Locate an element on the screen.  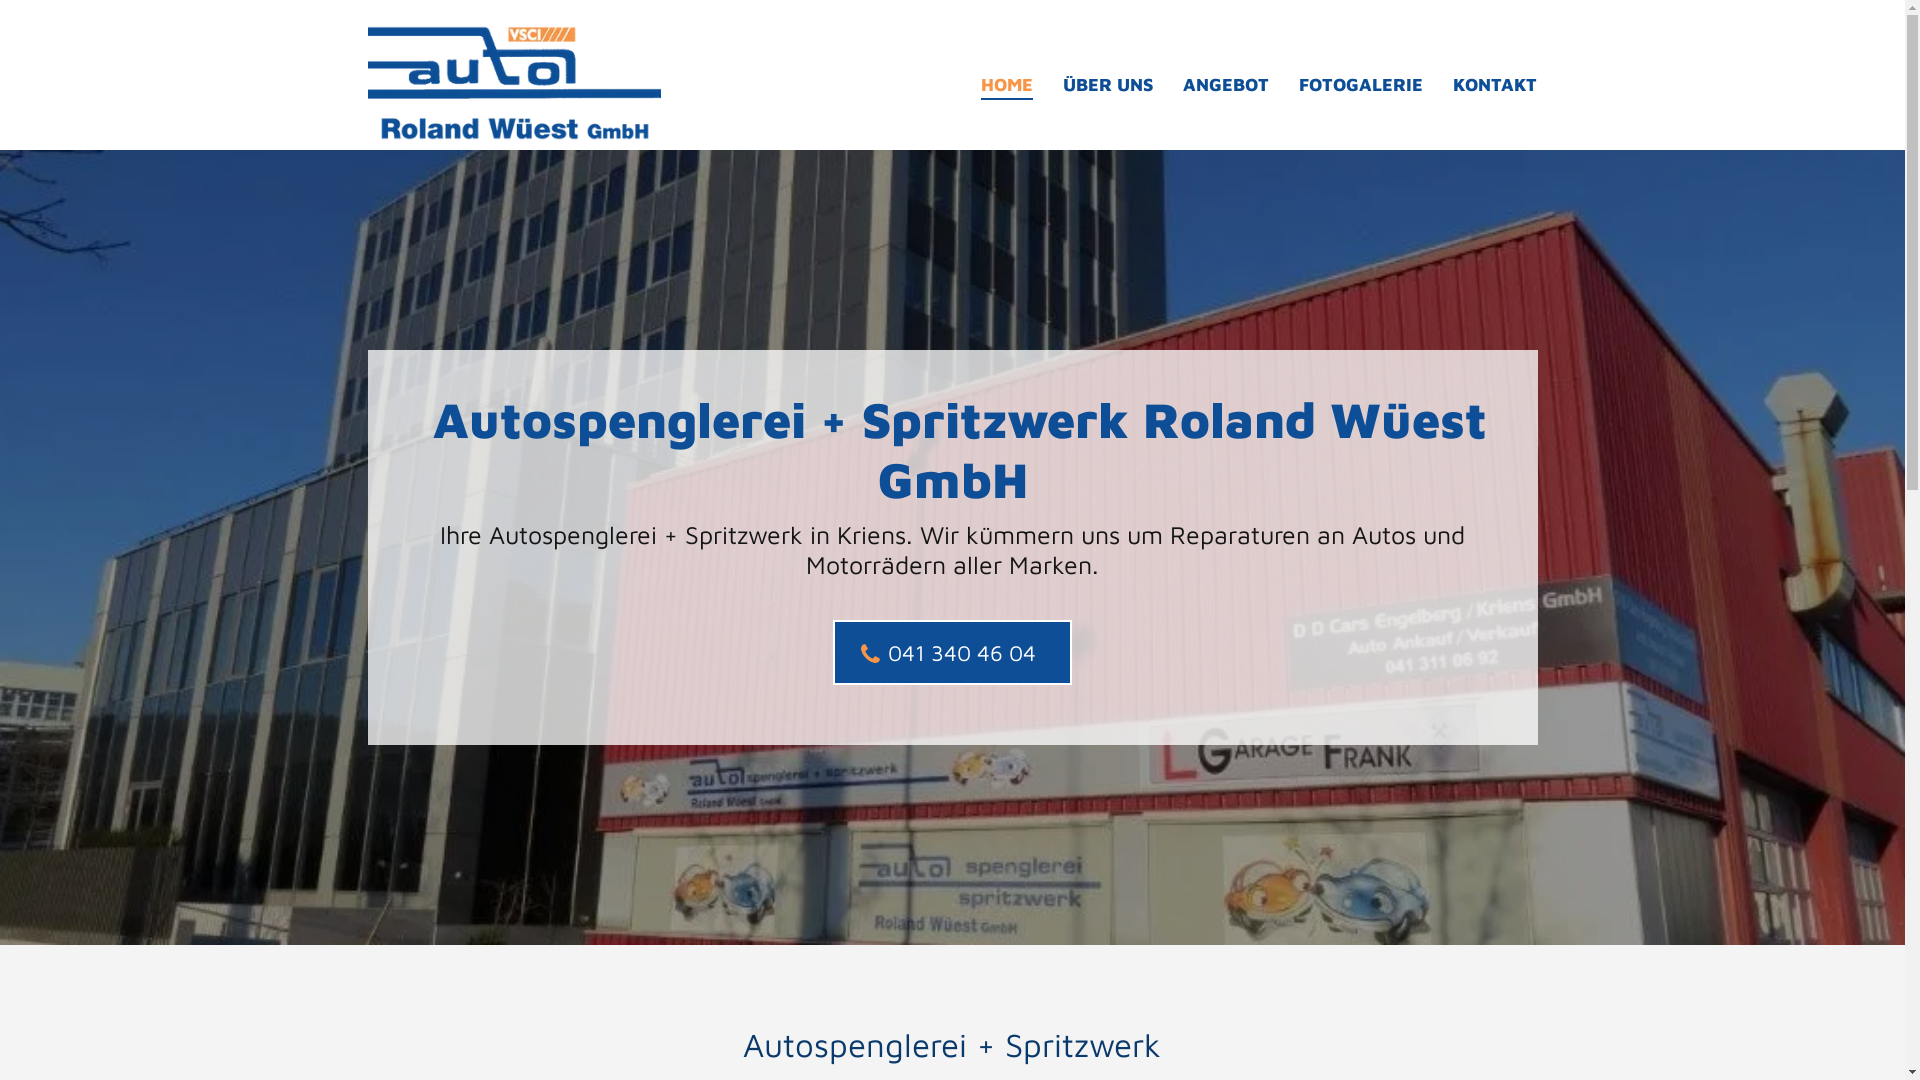
'041 340 46 04' is located at coordinates (951, 652).